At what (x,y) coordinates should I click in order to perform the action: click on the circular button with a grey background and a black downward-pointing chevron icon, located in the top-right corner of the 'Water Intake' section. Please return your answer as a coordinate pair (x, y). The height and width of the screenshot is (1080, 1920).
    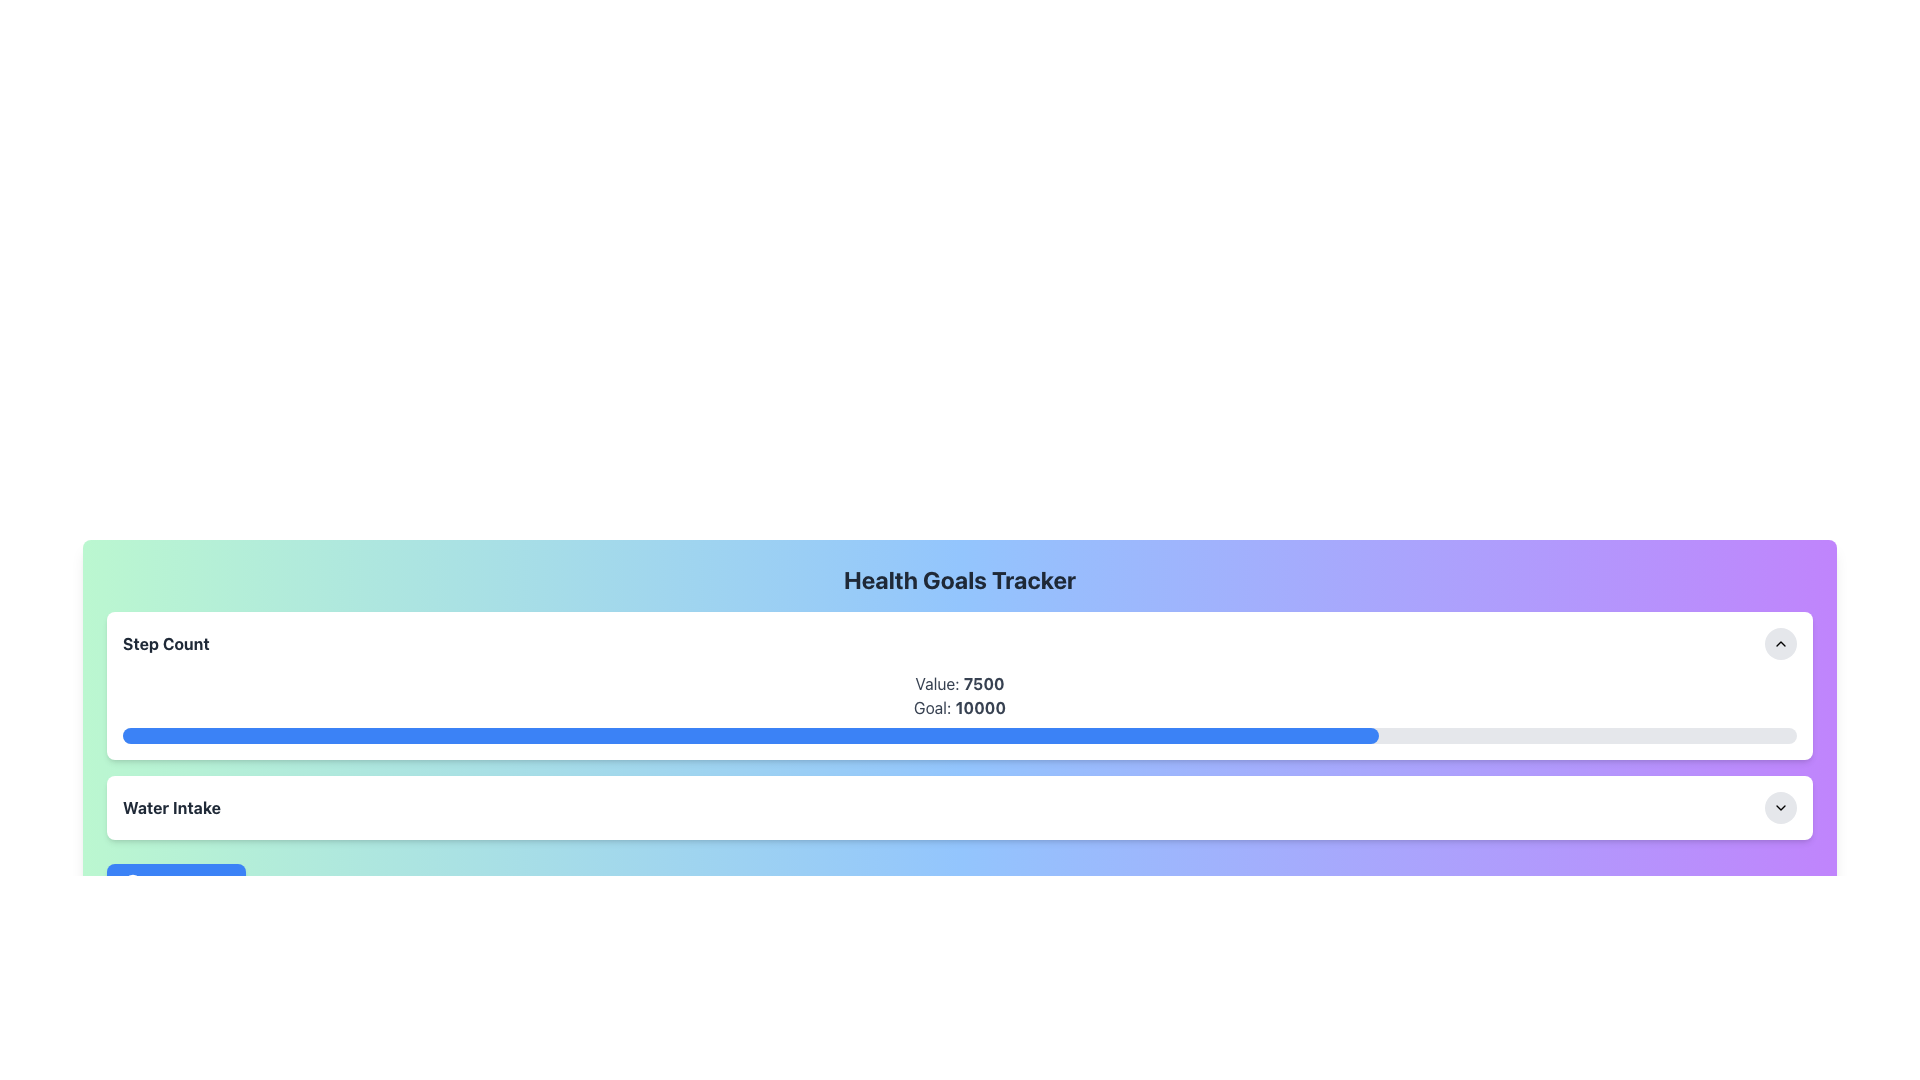
    Looking at the image, I should click on (1780, 806).